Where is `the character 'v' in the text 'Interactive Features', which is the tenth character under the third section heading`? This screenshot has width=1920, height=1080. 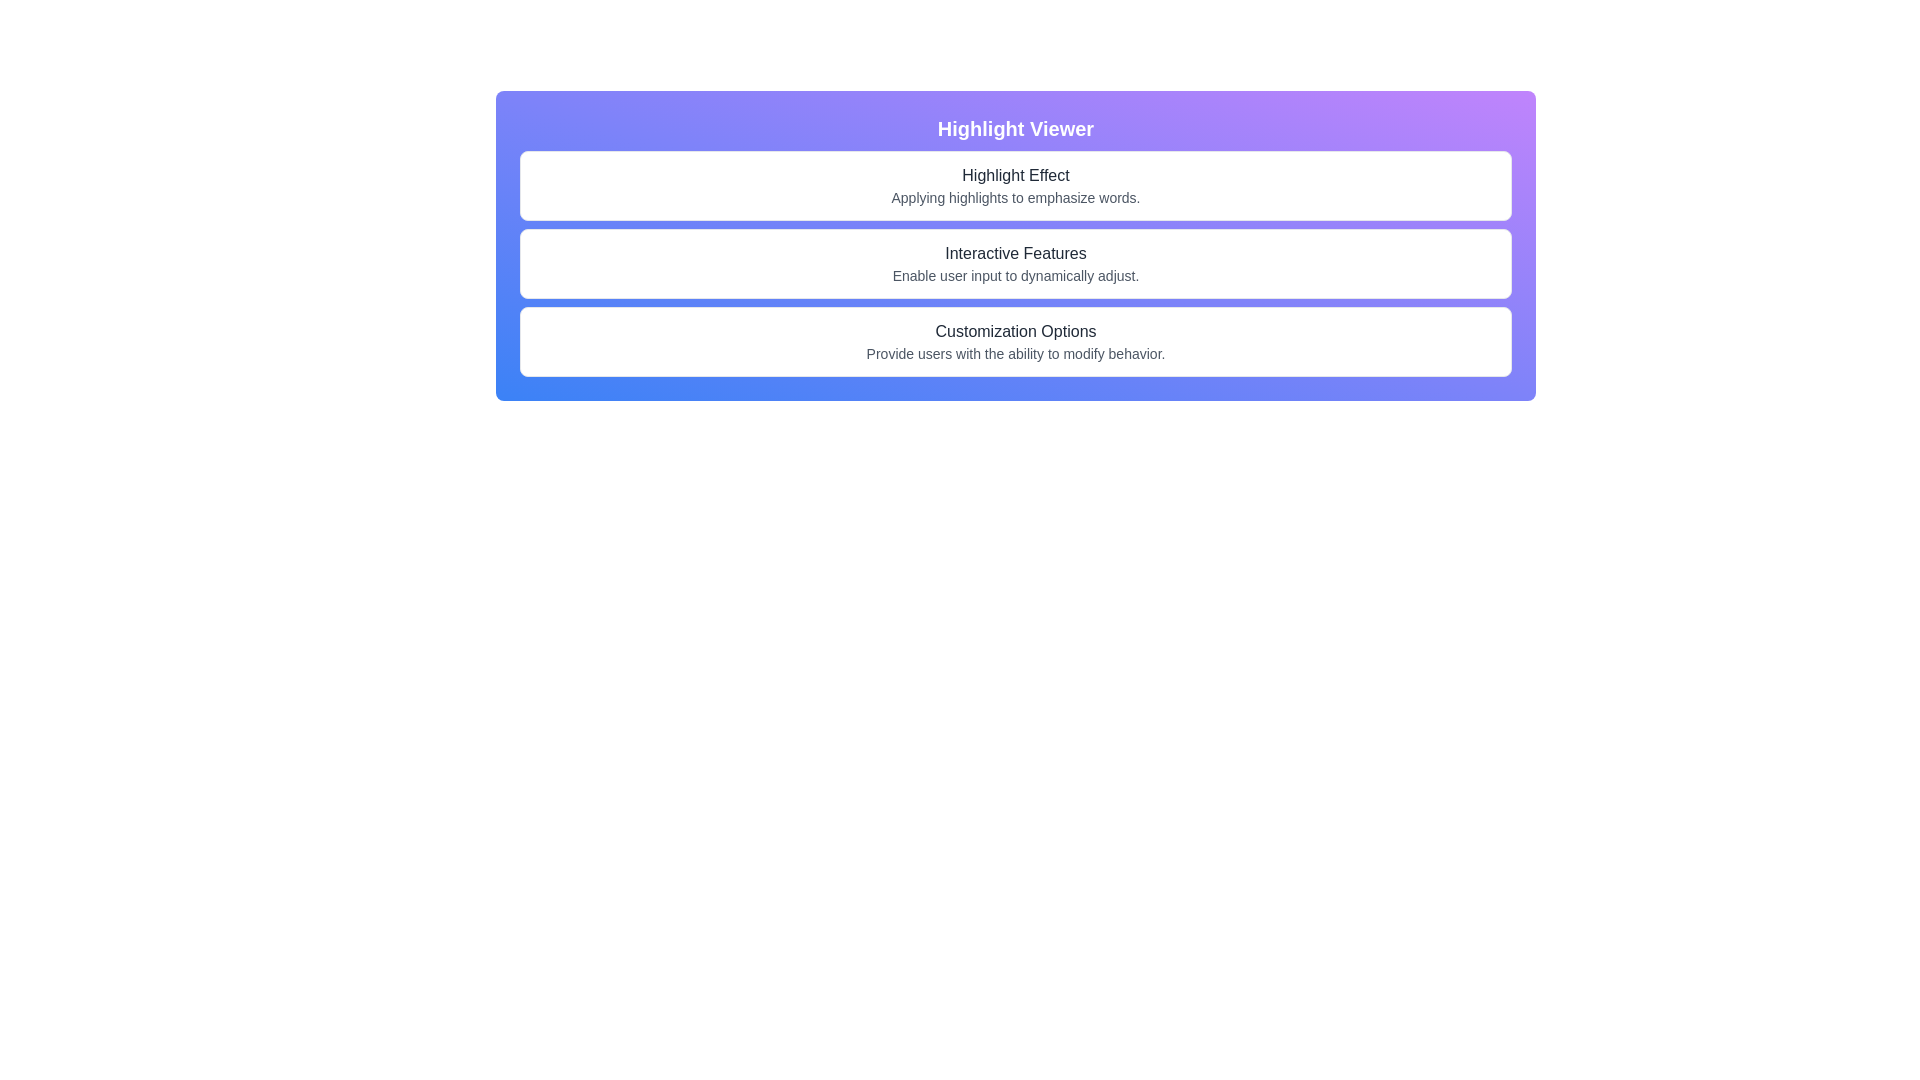 the character 'v' in the text 'Interactive Features', which is the tenth character under the third section heading is located at coordinates (1006, 252).